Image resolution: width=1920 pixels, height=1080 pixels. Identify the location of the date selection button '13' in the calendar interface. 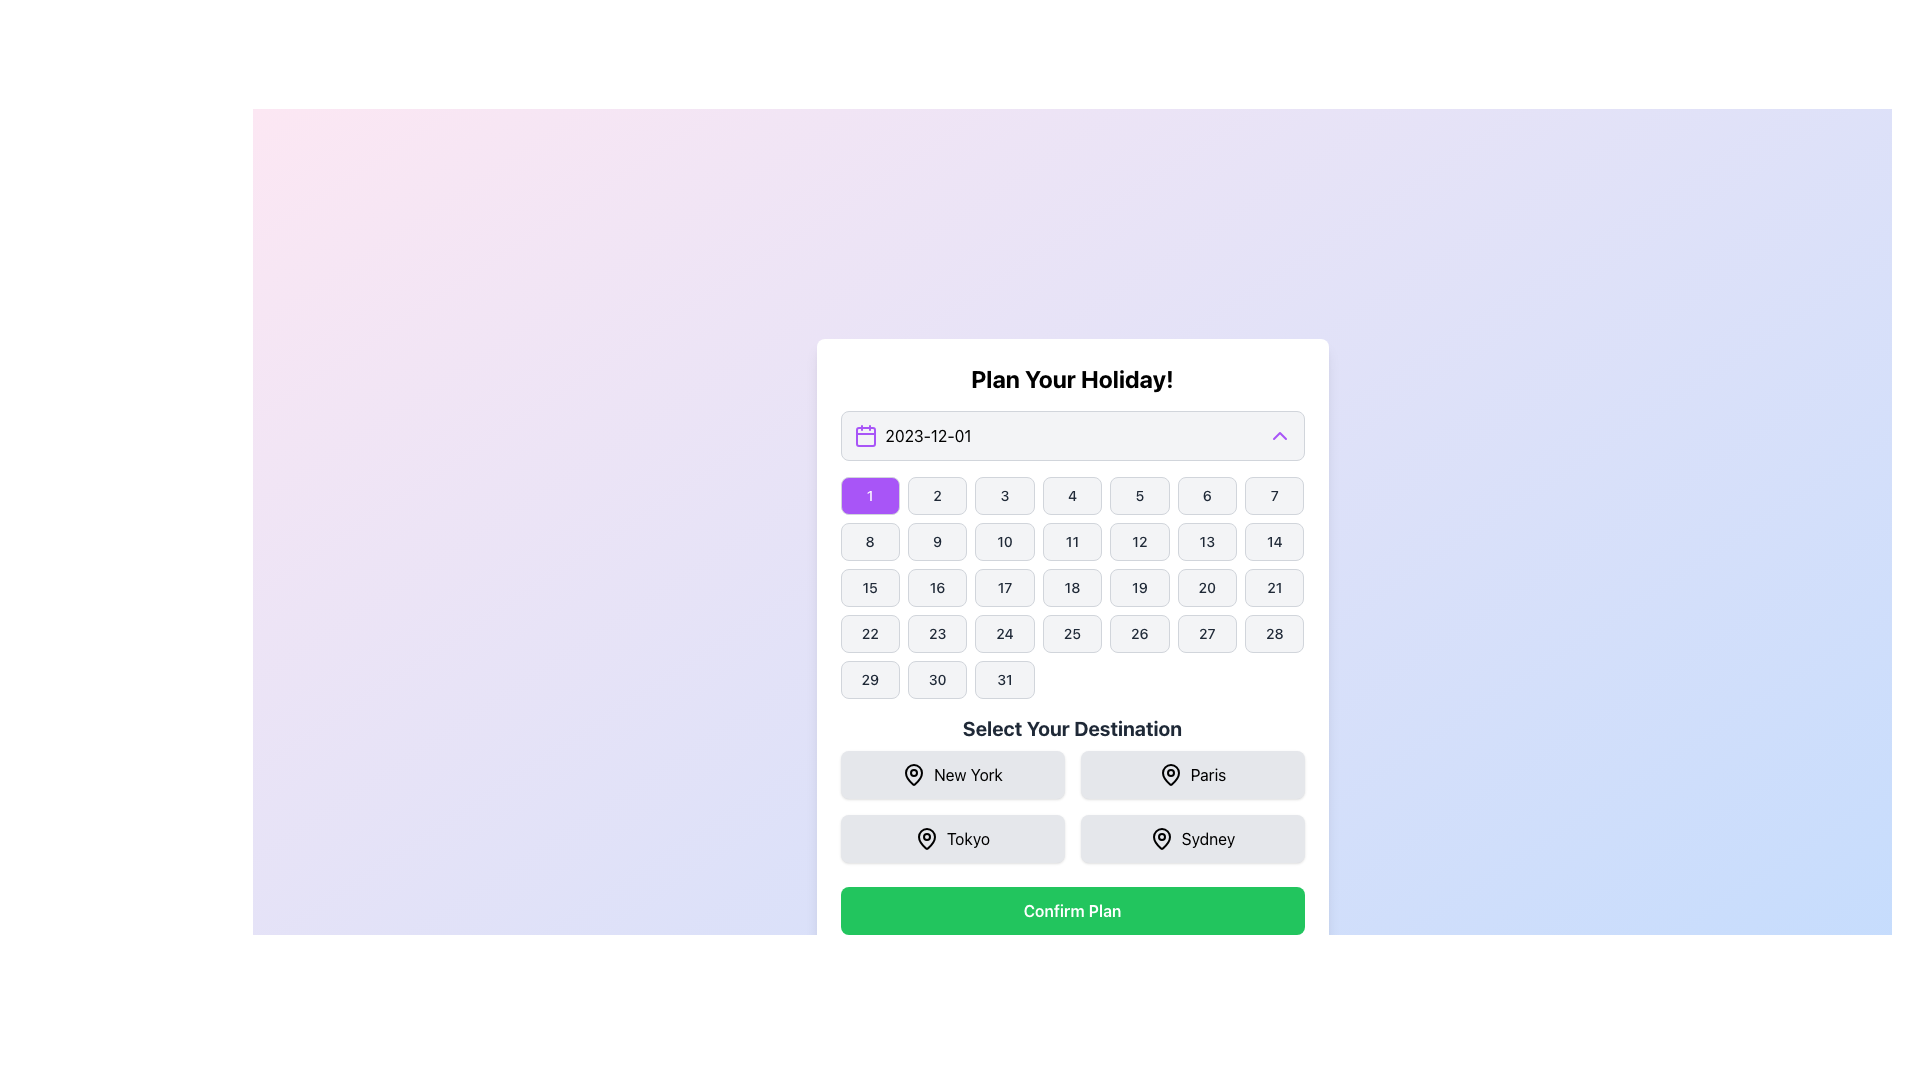
(1206, 542).